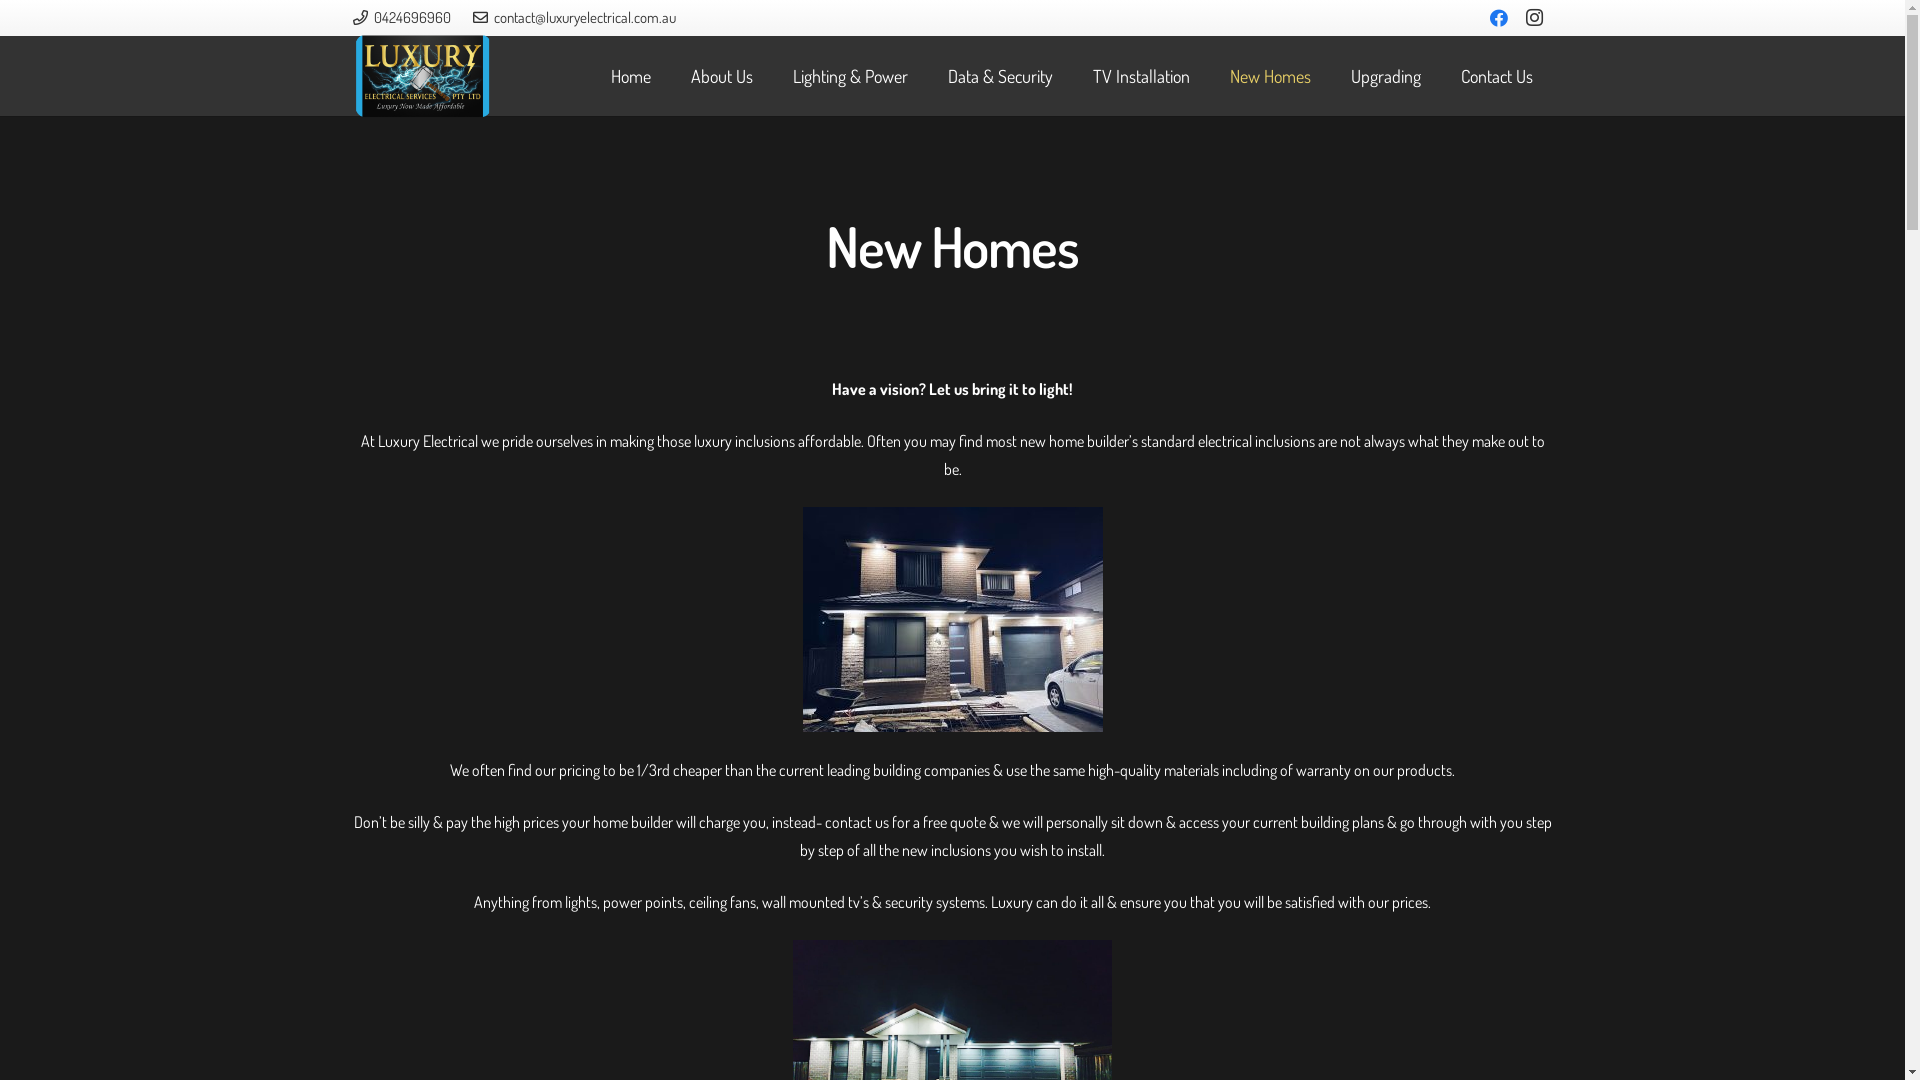 Image resolution: width=1920 pixels, height=1080 pixels. I want to click on 'Upgrading', so click(1385, 75).